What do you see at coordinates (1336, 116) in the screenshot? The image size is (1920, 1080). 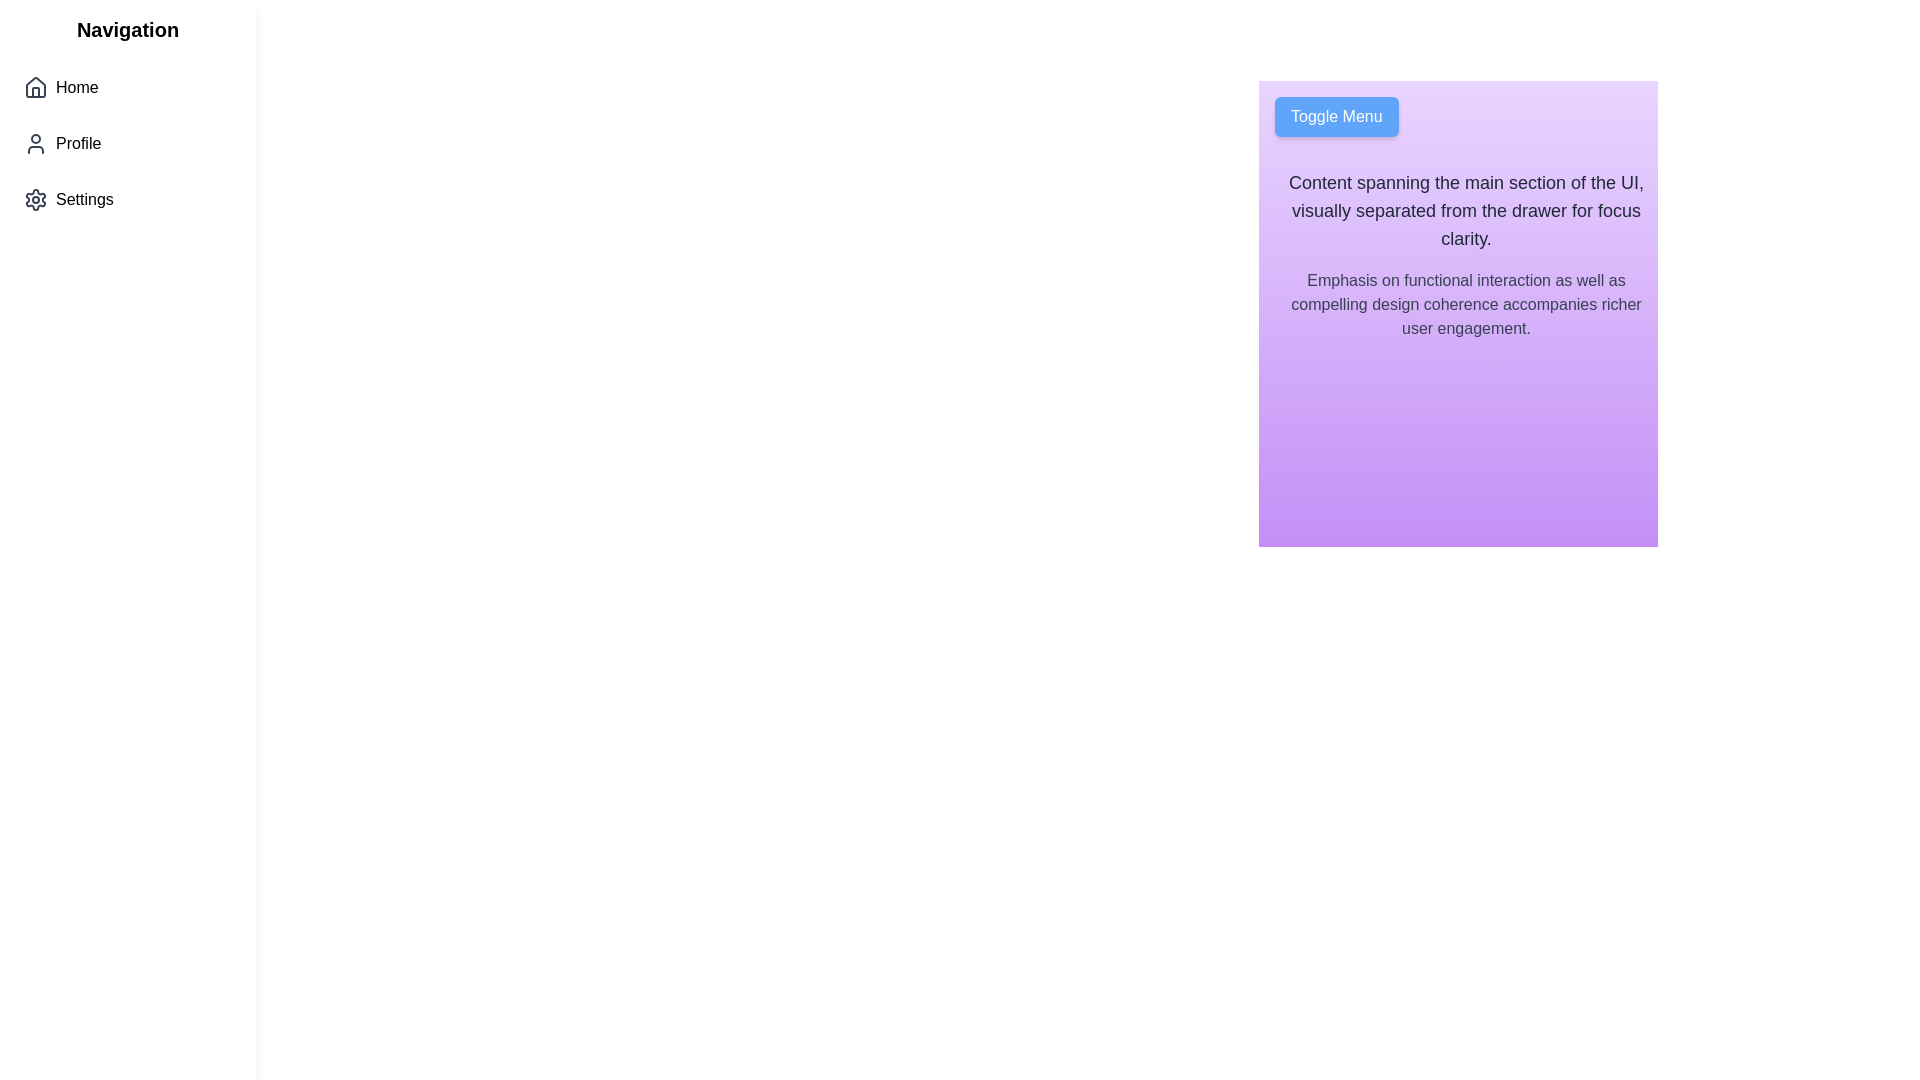 I see `the 'Toggle Menu' button` at bounding box center [1336, 116].